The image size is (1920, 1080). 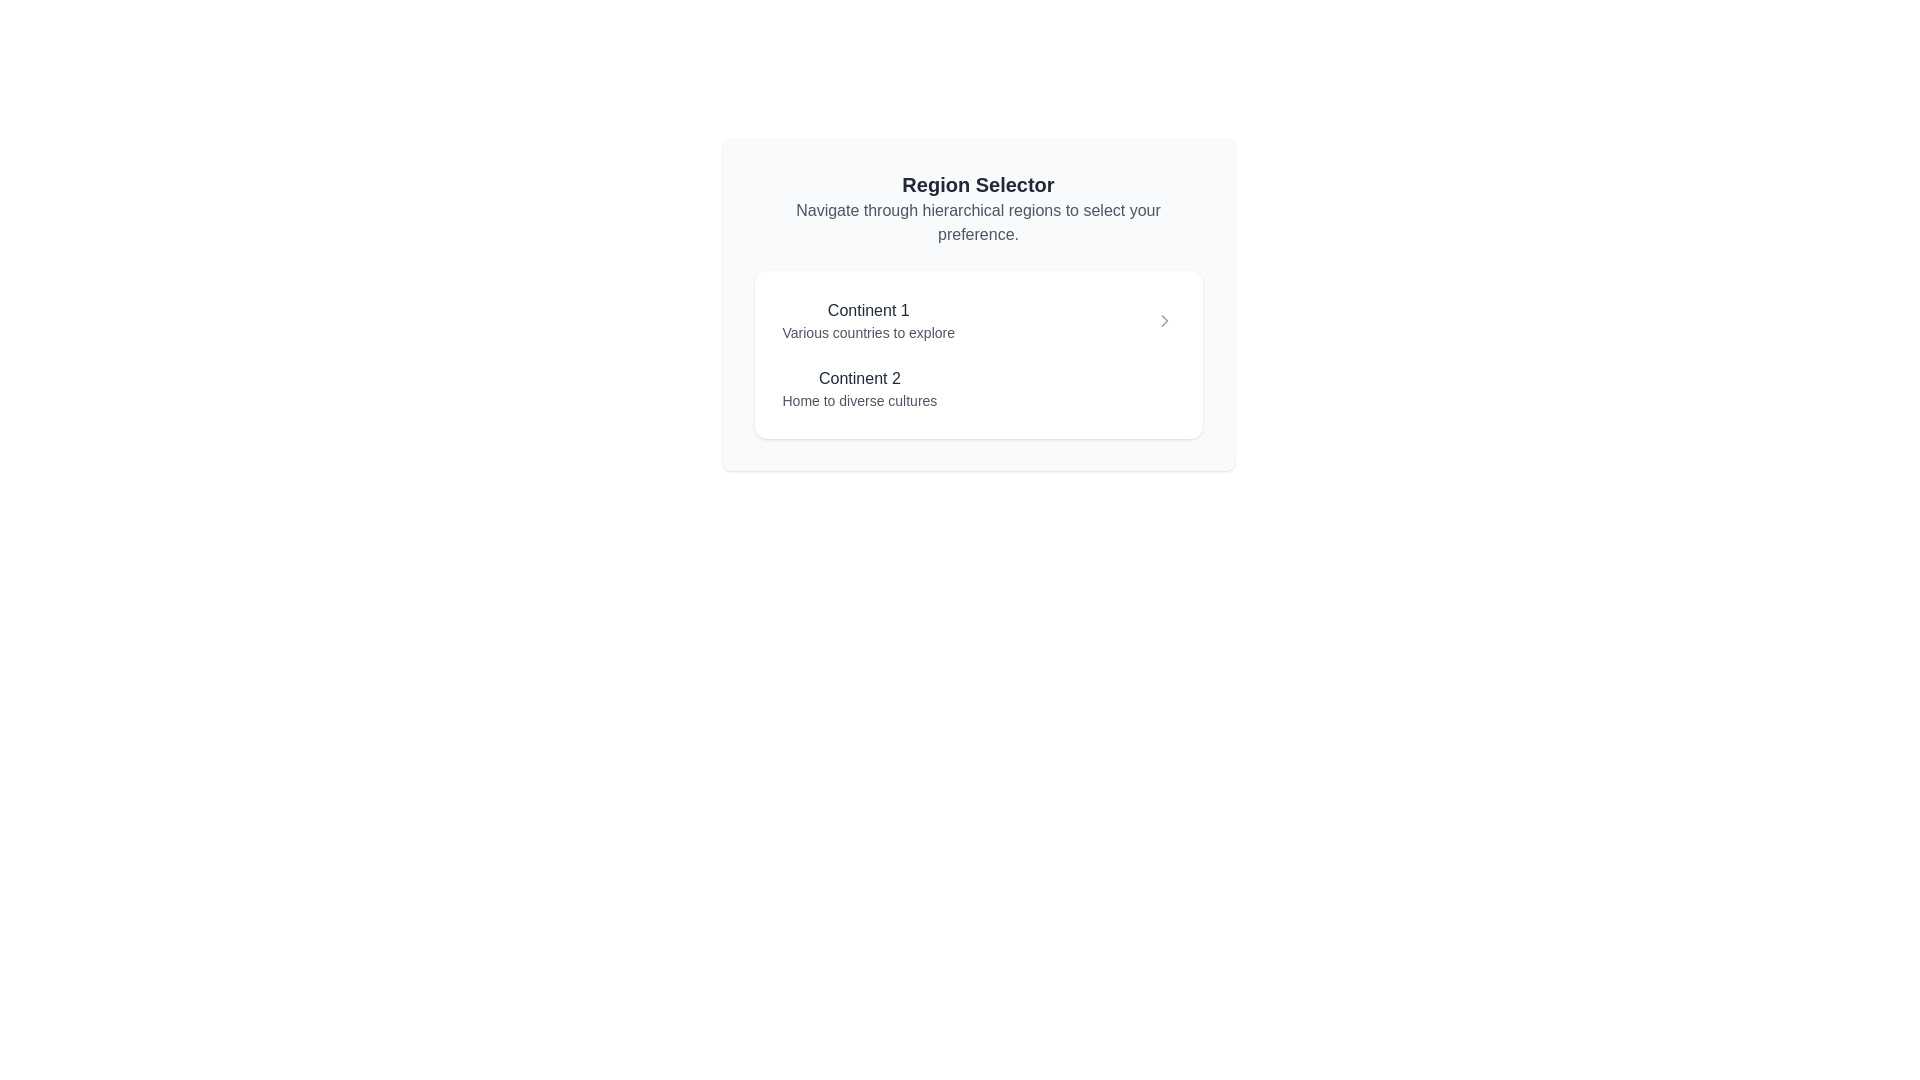 I want to click on the SVG Chevron Icon that indicates navigation for 'Continent 1', positioned to the right of the text, so click(x=1164, y=319).